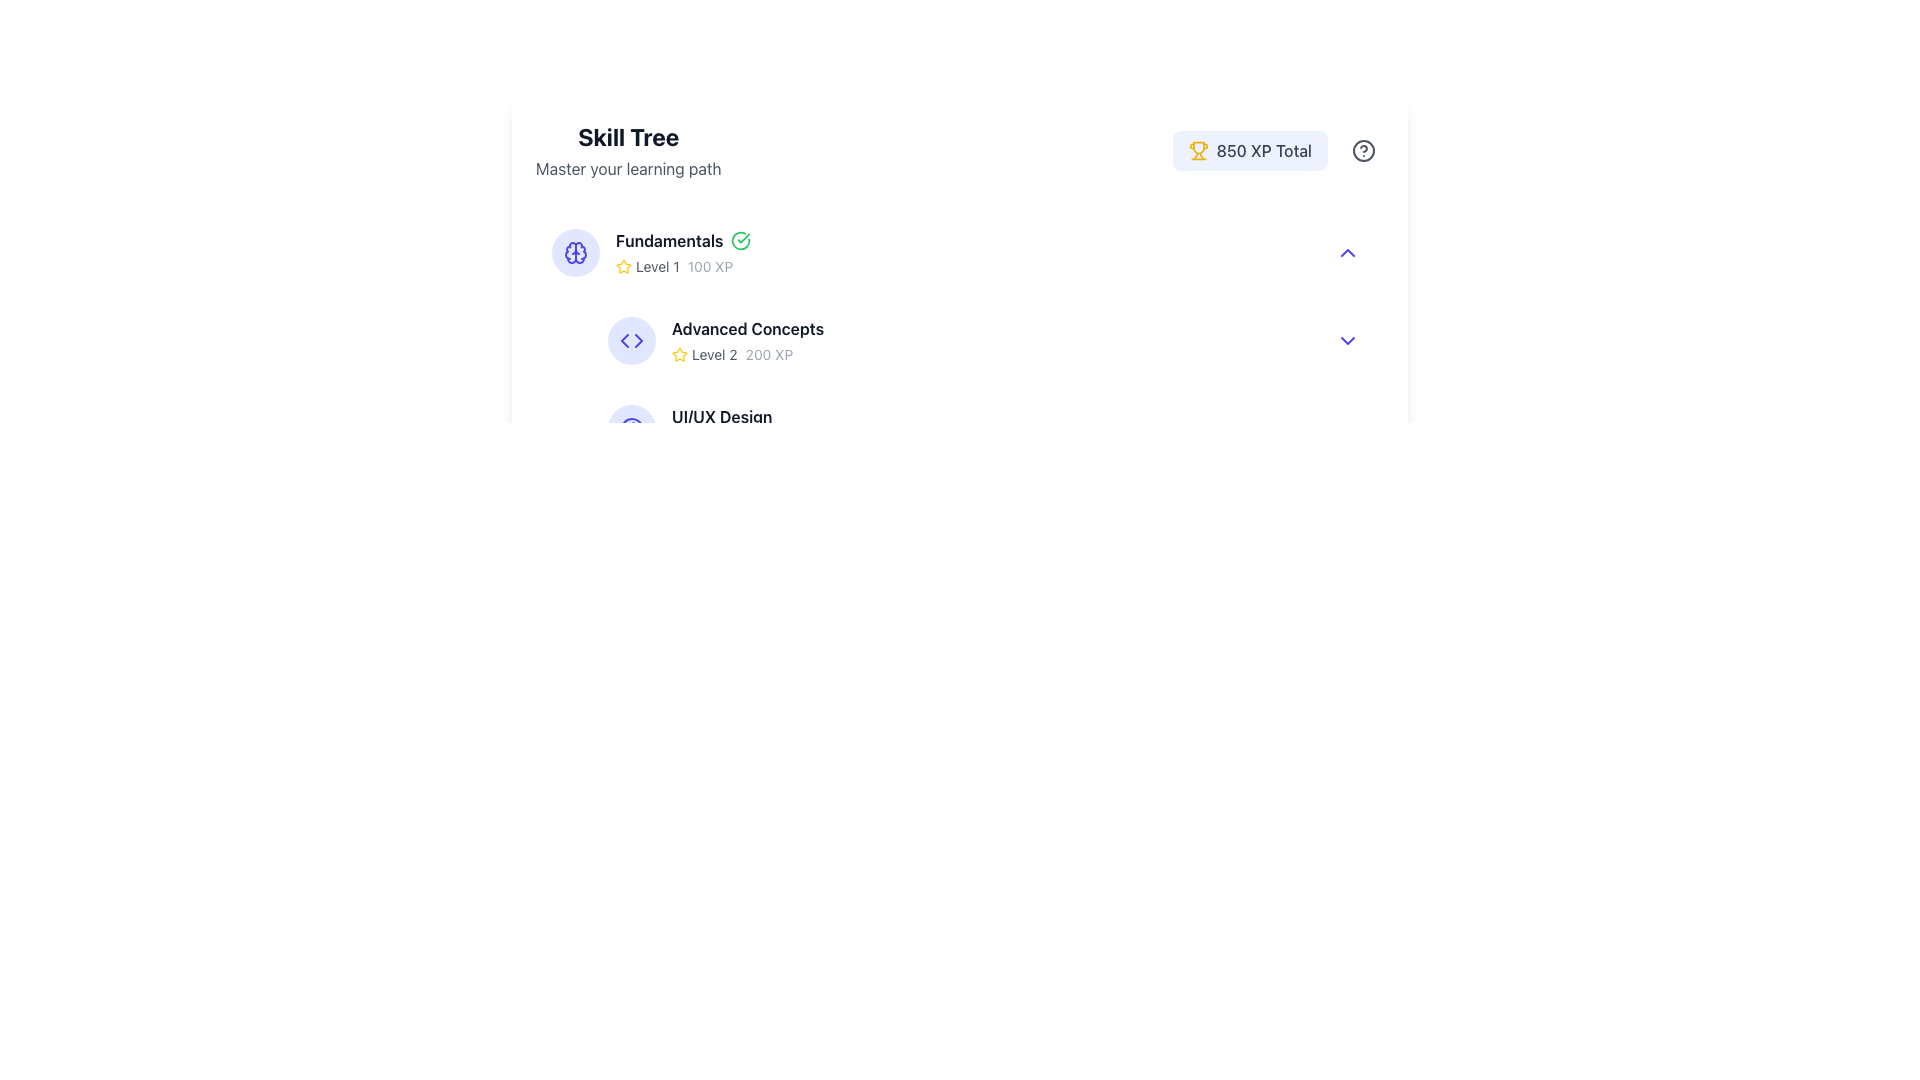 This screenshot has width=1920, height=1080. I want to click on the design of the circular icon with a light indigo background and a brain-like symbol, located to the left of the 'Fundamentals Level 1 100 XP' text block, so click(575, 252).